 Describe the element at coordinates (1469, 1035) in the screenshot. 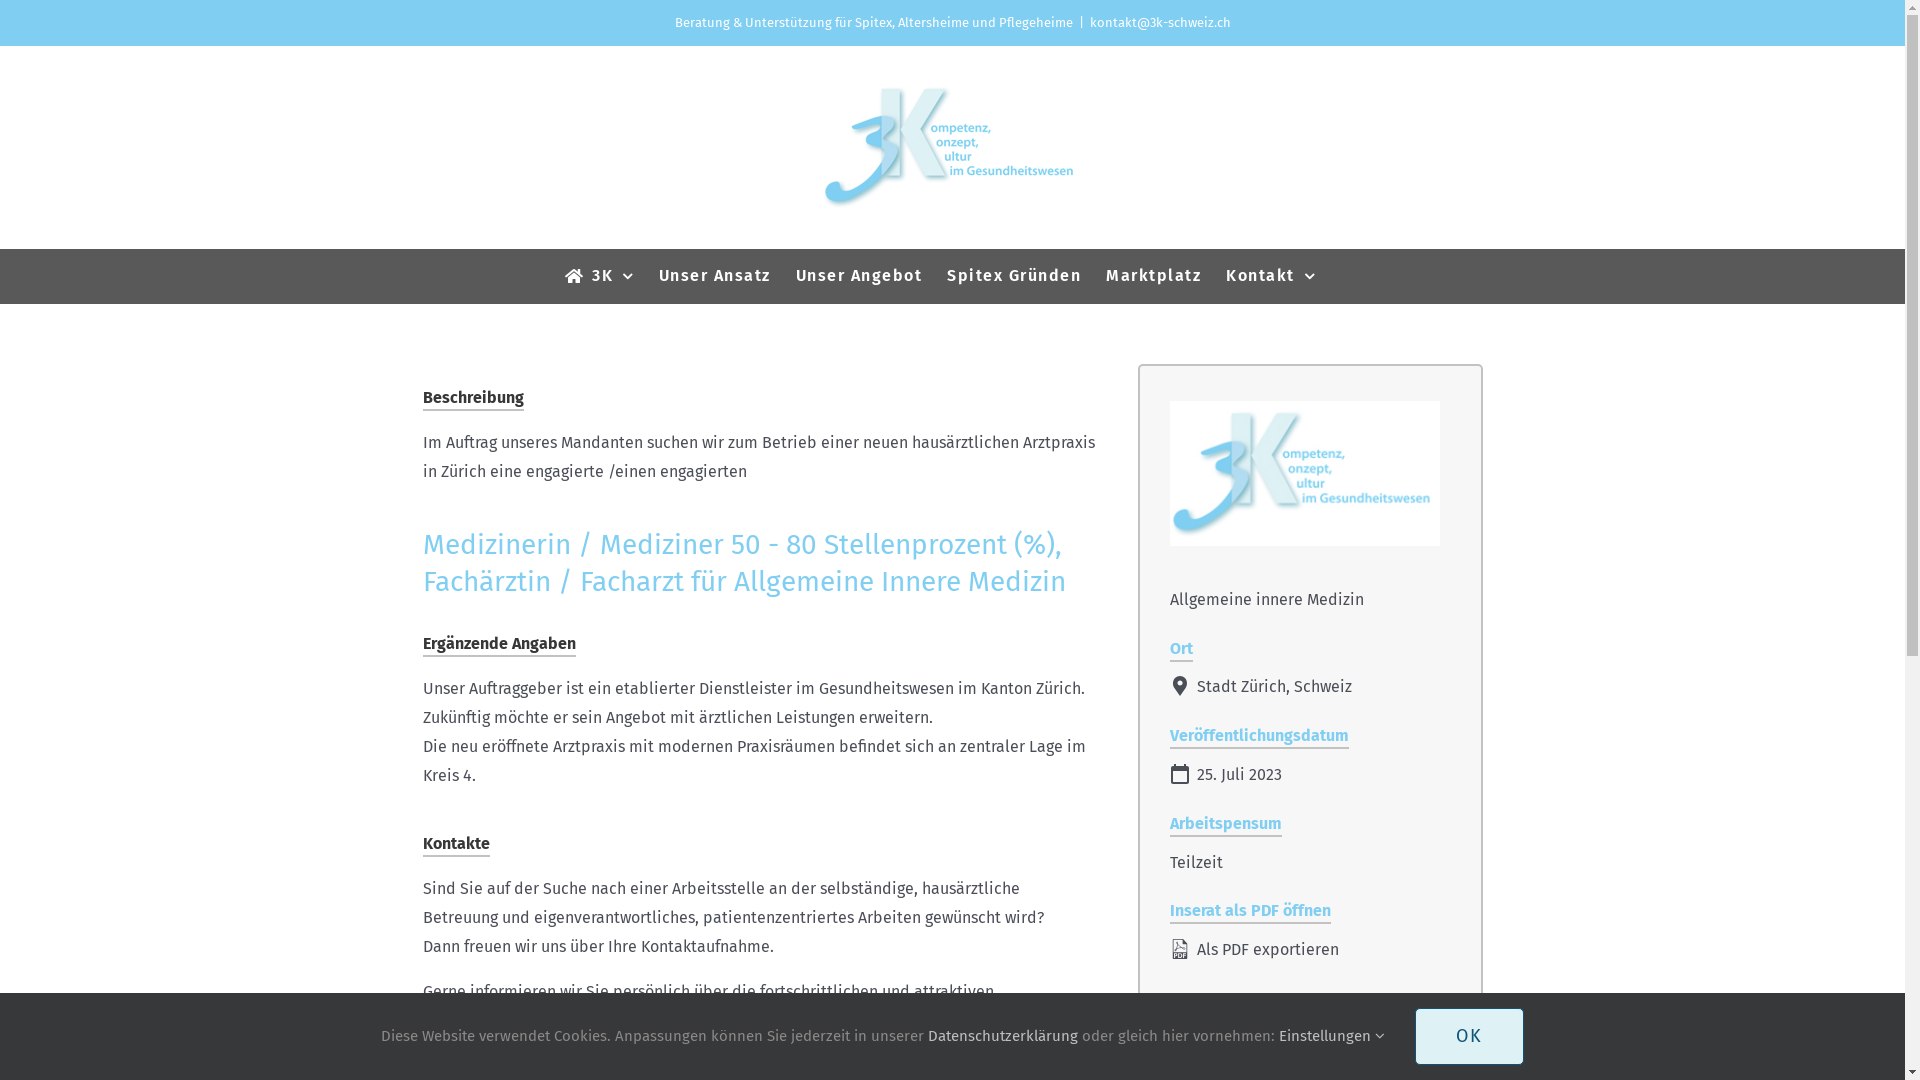

I see `'OK'` at that location.